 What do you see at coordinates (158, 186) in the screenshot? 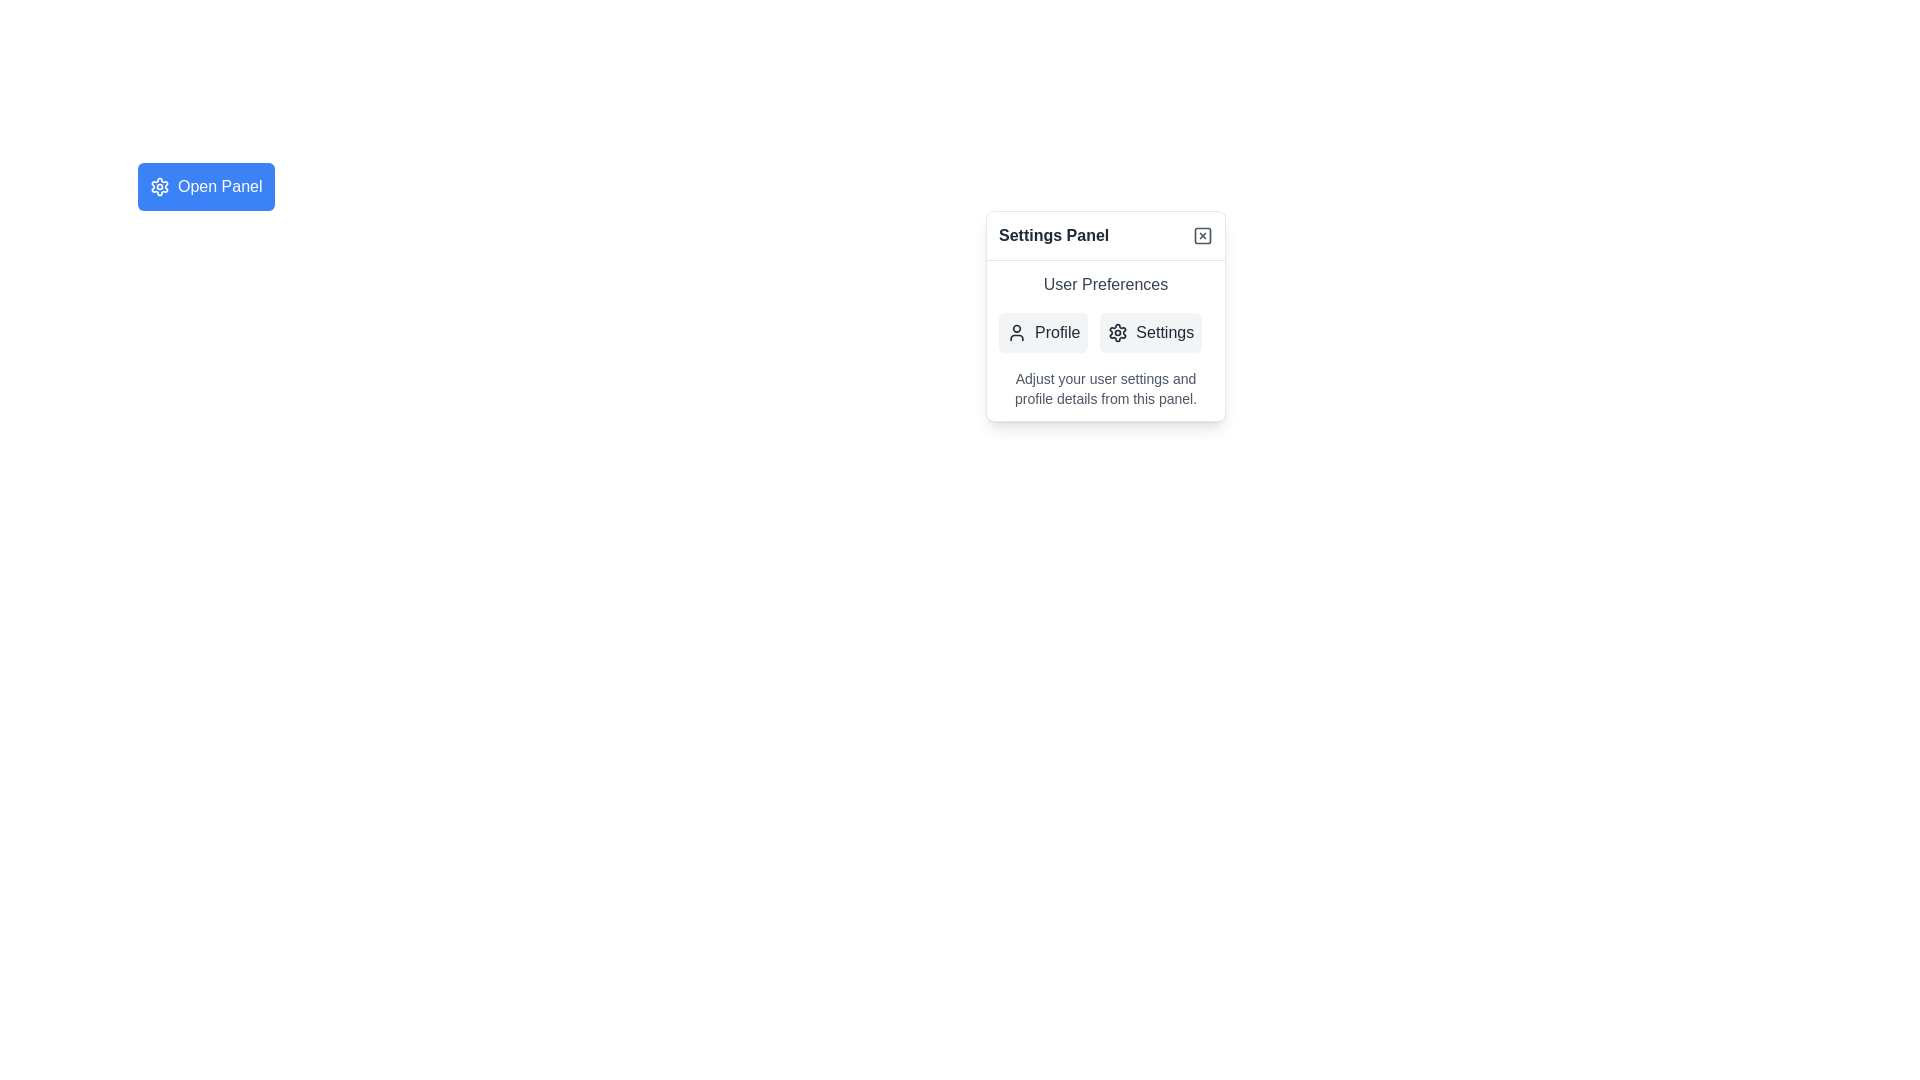
I see `the gear-shaped settings icon located to the left of the 'Open Panel' label in the upper-left section of the interface` at bounding box center [158, 186].